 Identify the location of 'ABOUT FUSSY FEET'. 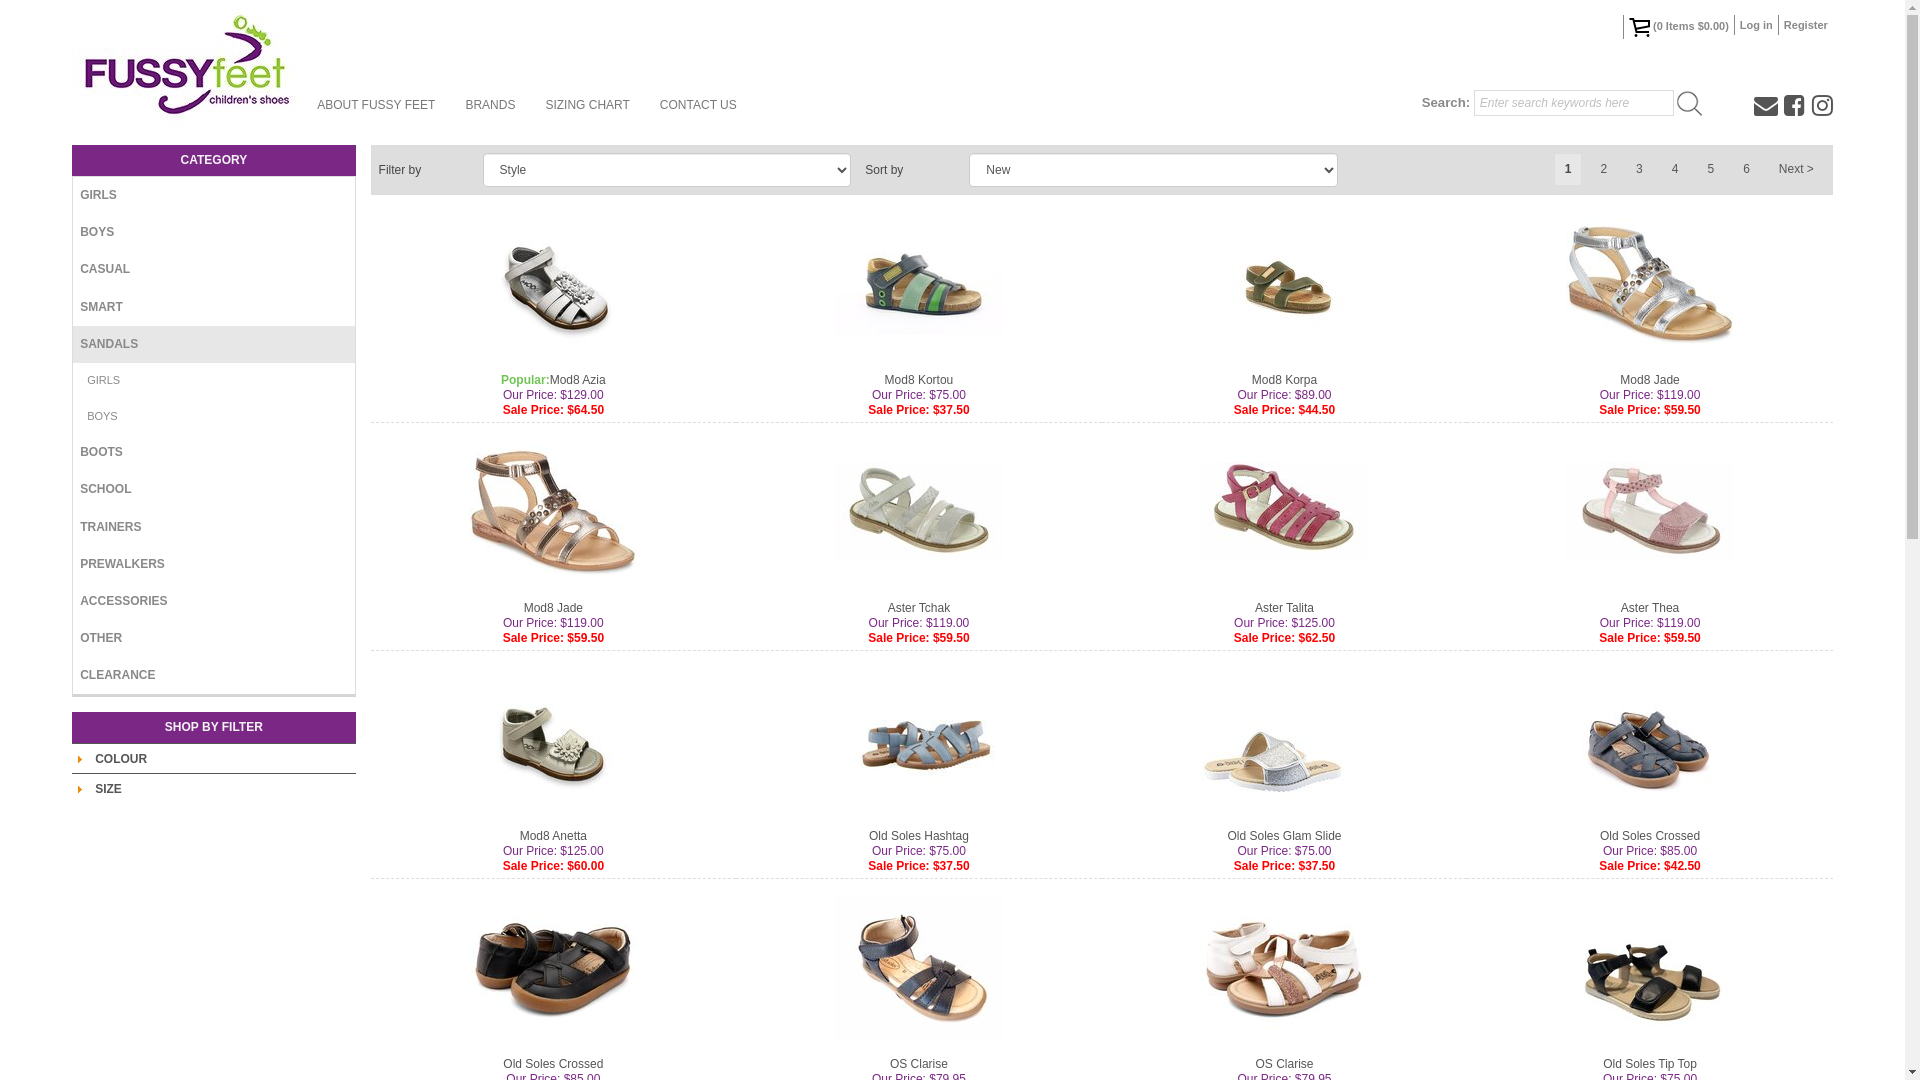
(375, 104).